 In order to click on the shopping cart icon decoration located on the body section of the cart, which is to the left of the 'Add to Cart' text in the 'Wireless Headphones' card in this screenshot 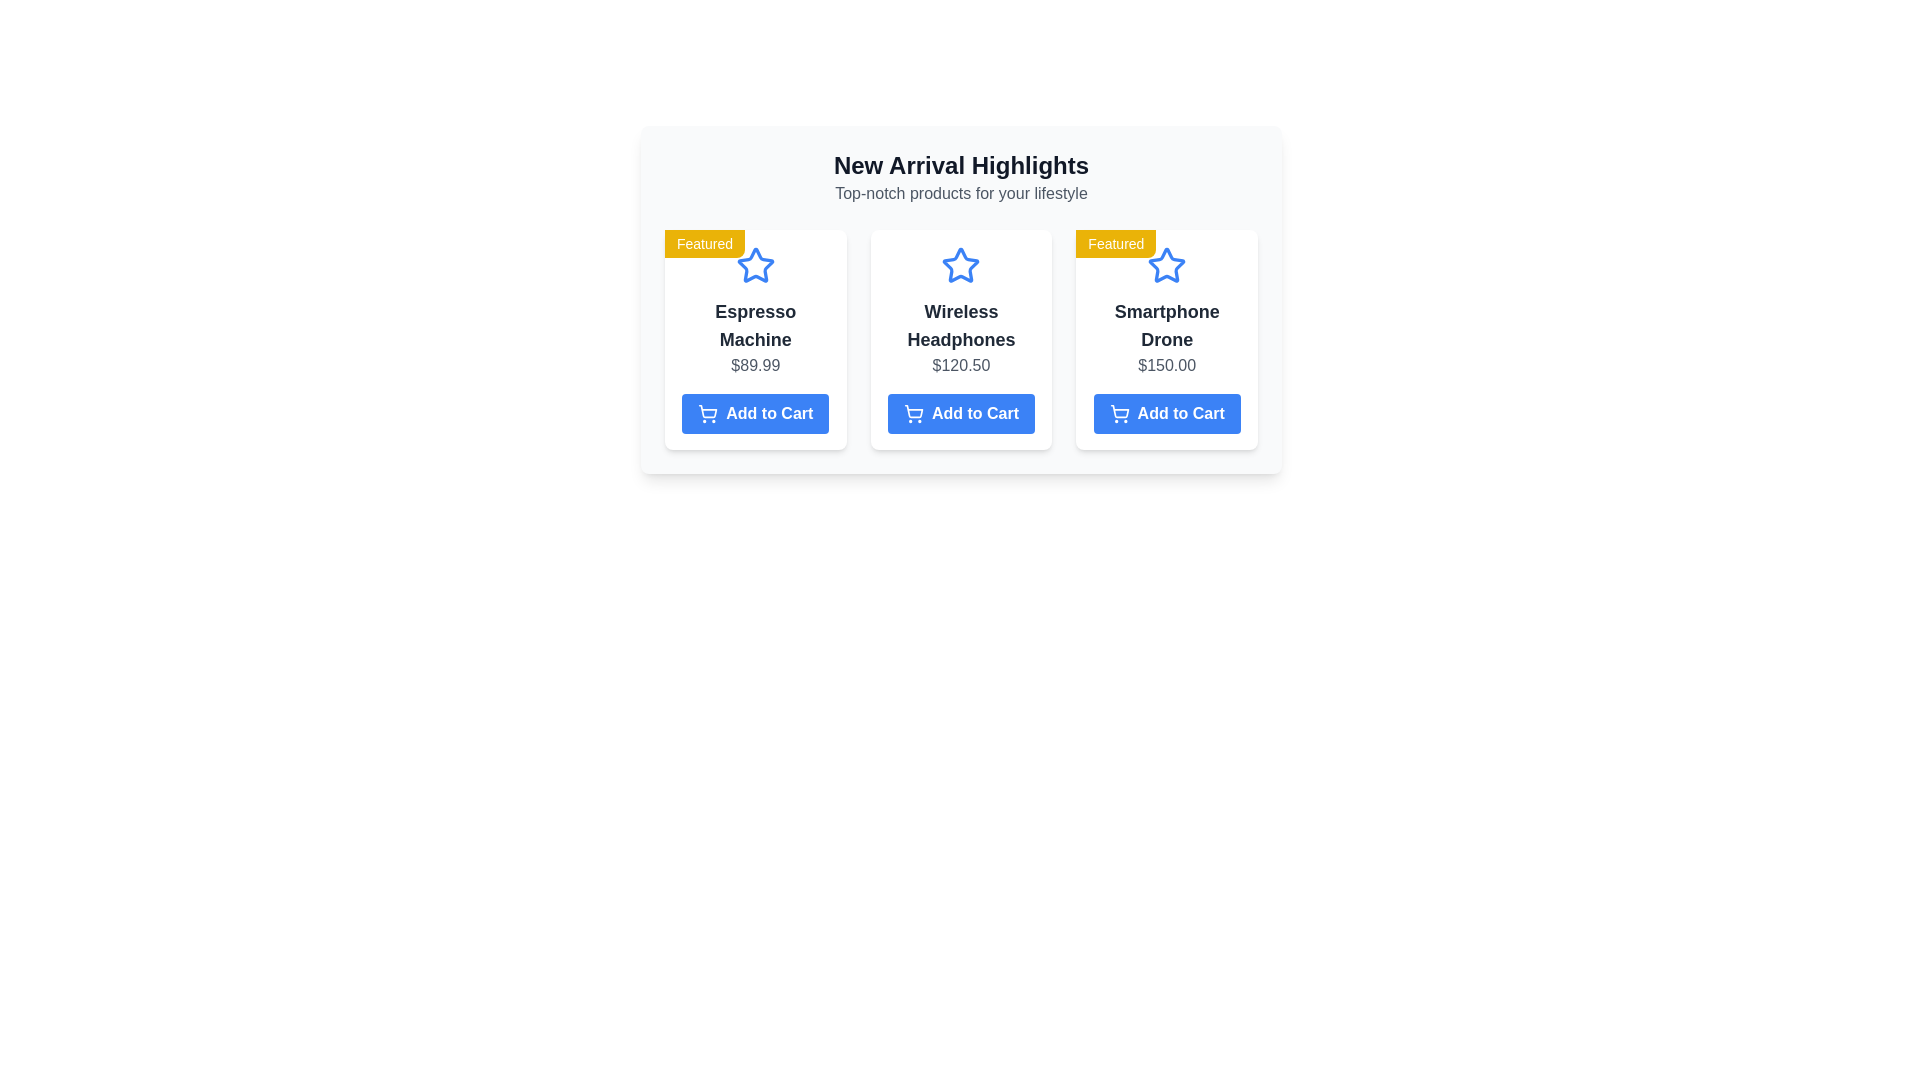, I will do `click(912, 410)`.